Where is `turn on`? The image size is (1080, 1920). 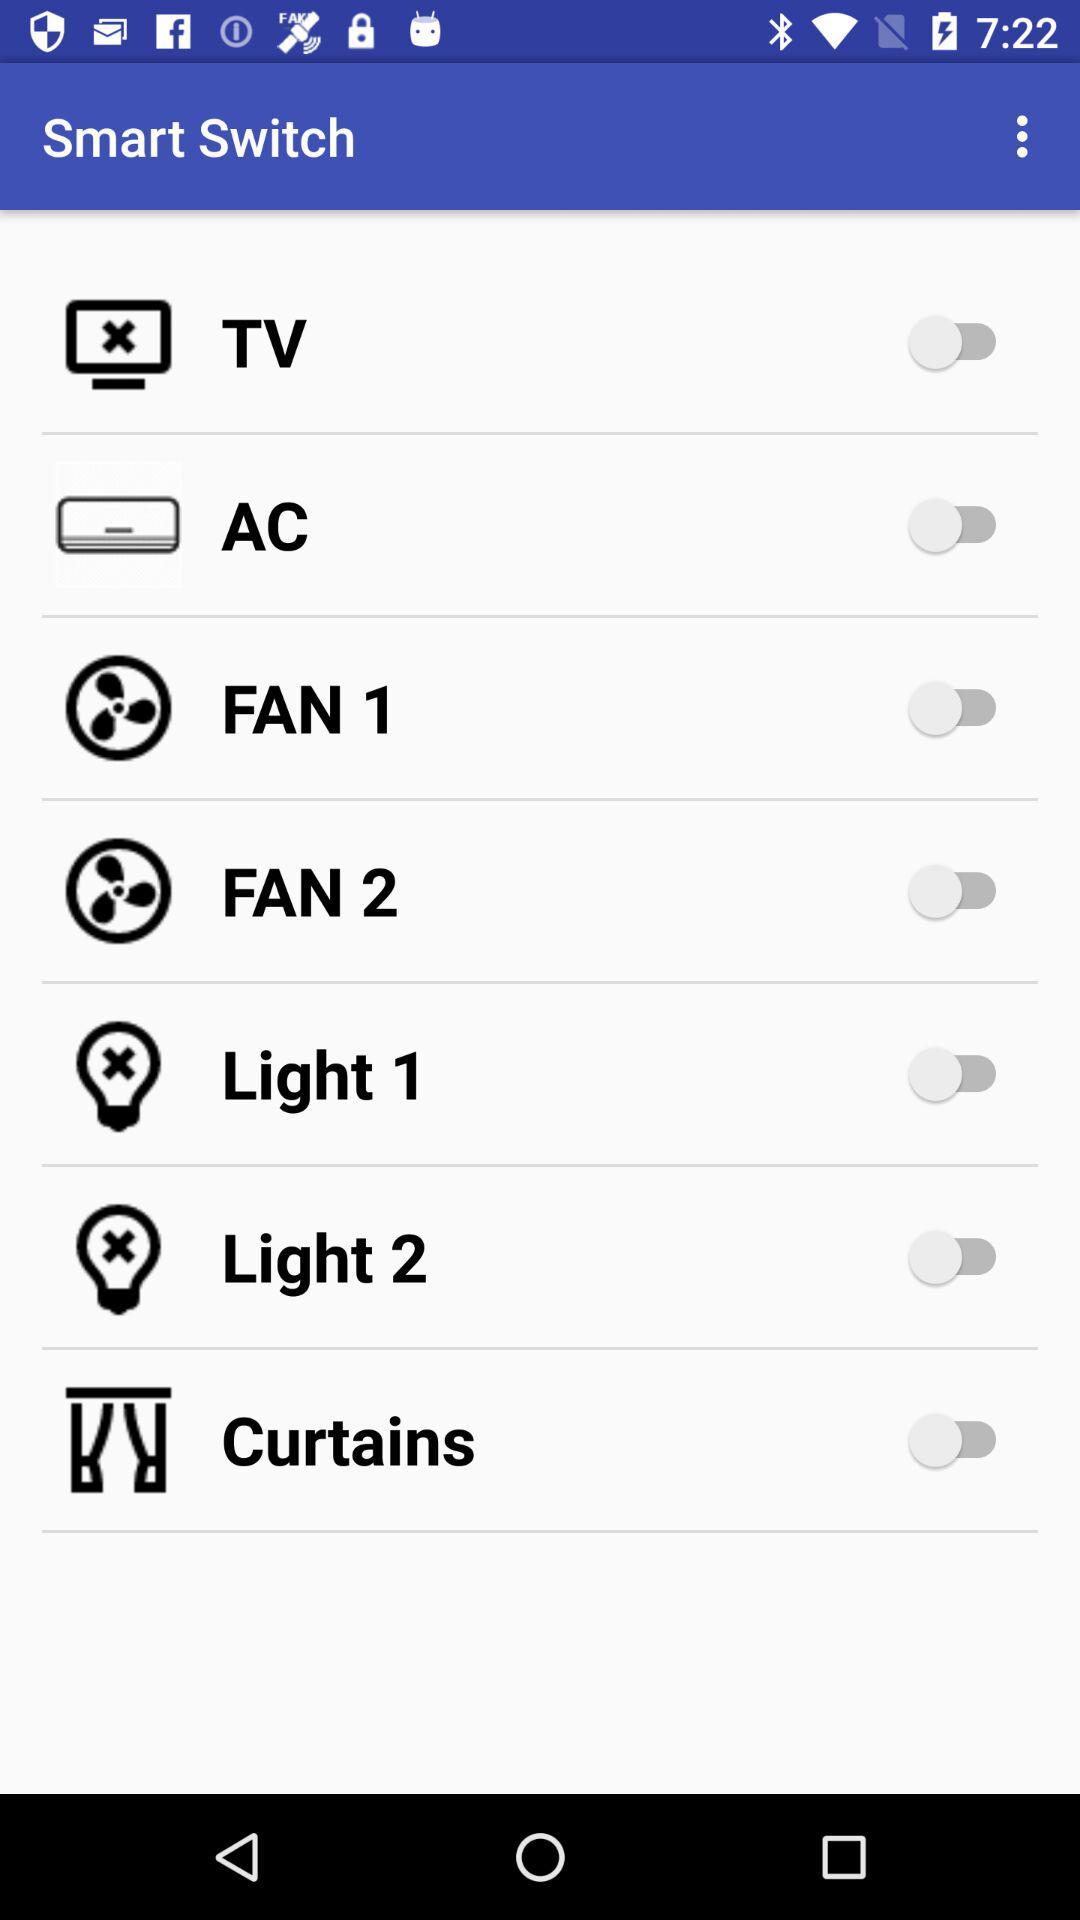
turn on is located at coordinates (961, 890).